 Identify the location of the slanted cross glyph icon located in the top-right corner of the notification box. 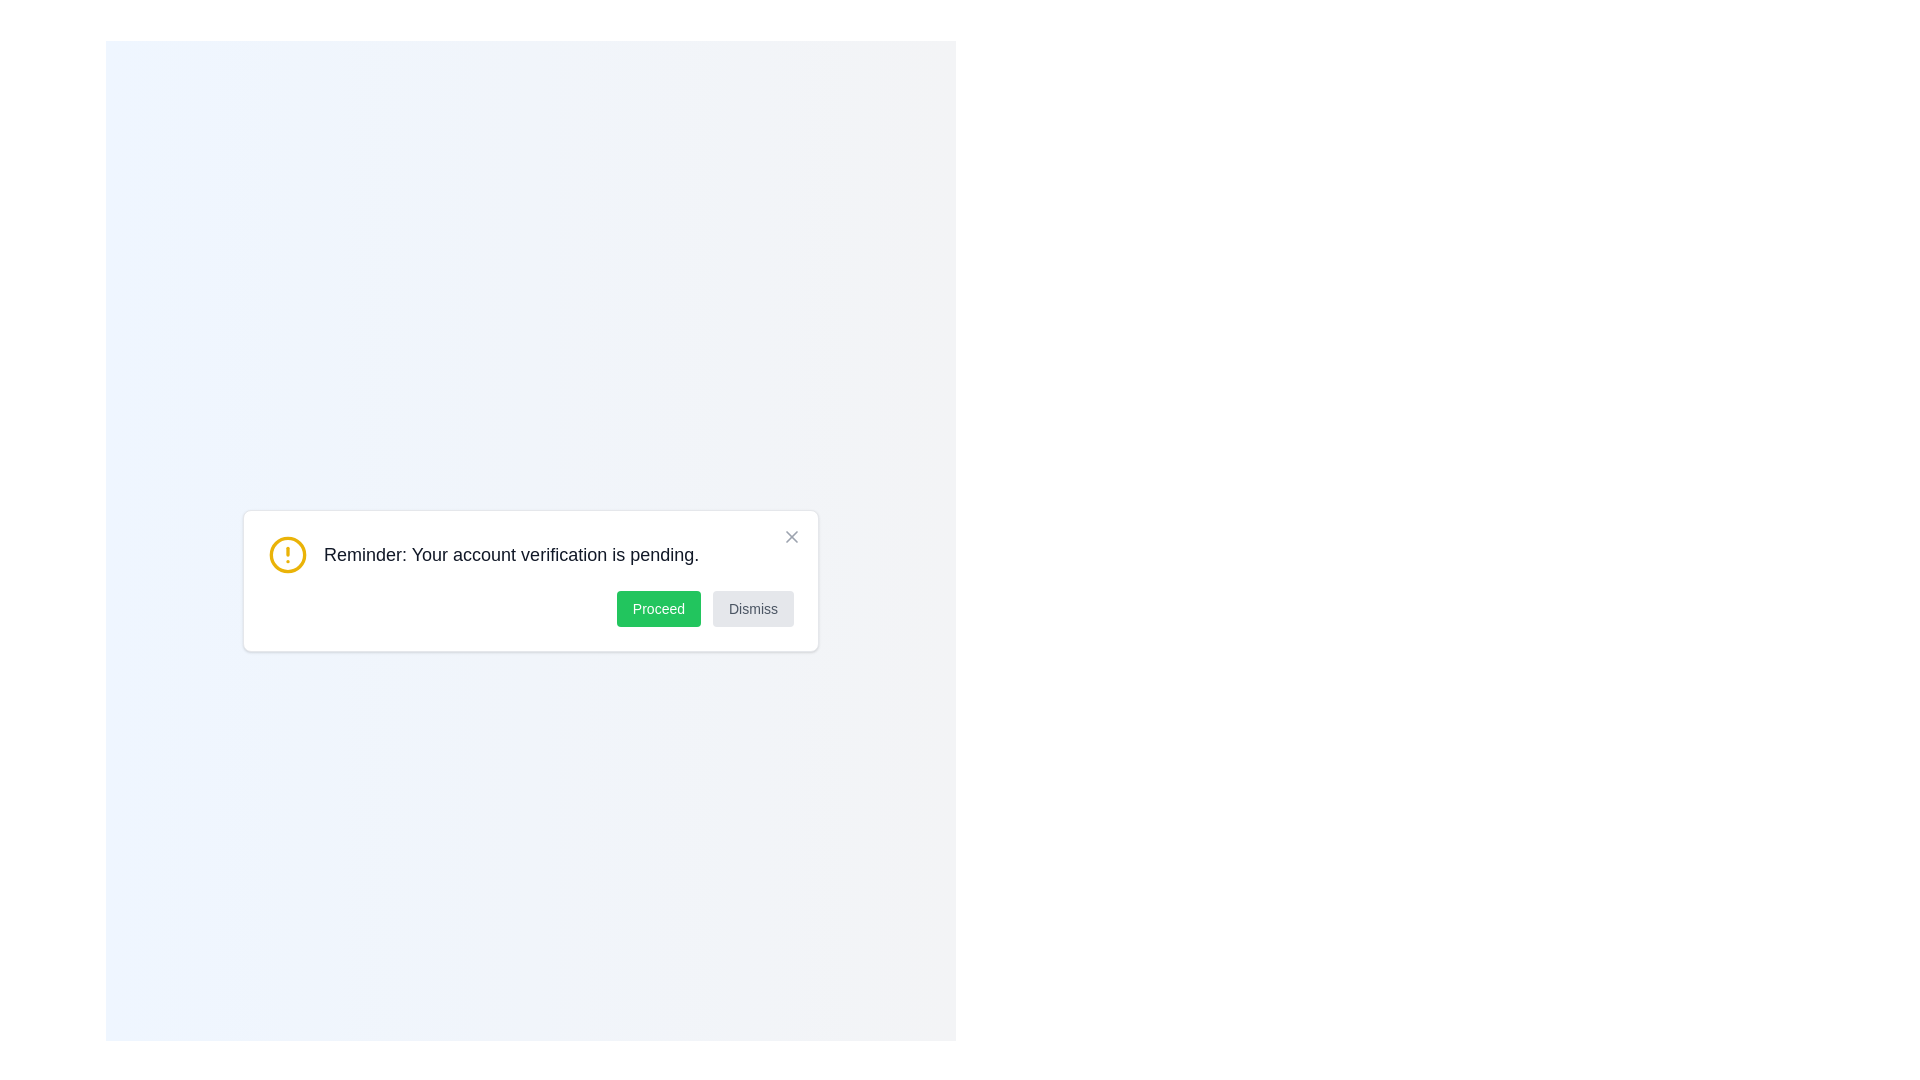
(791, 535).